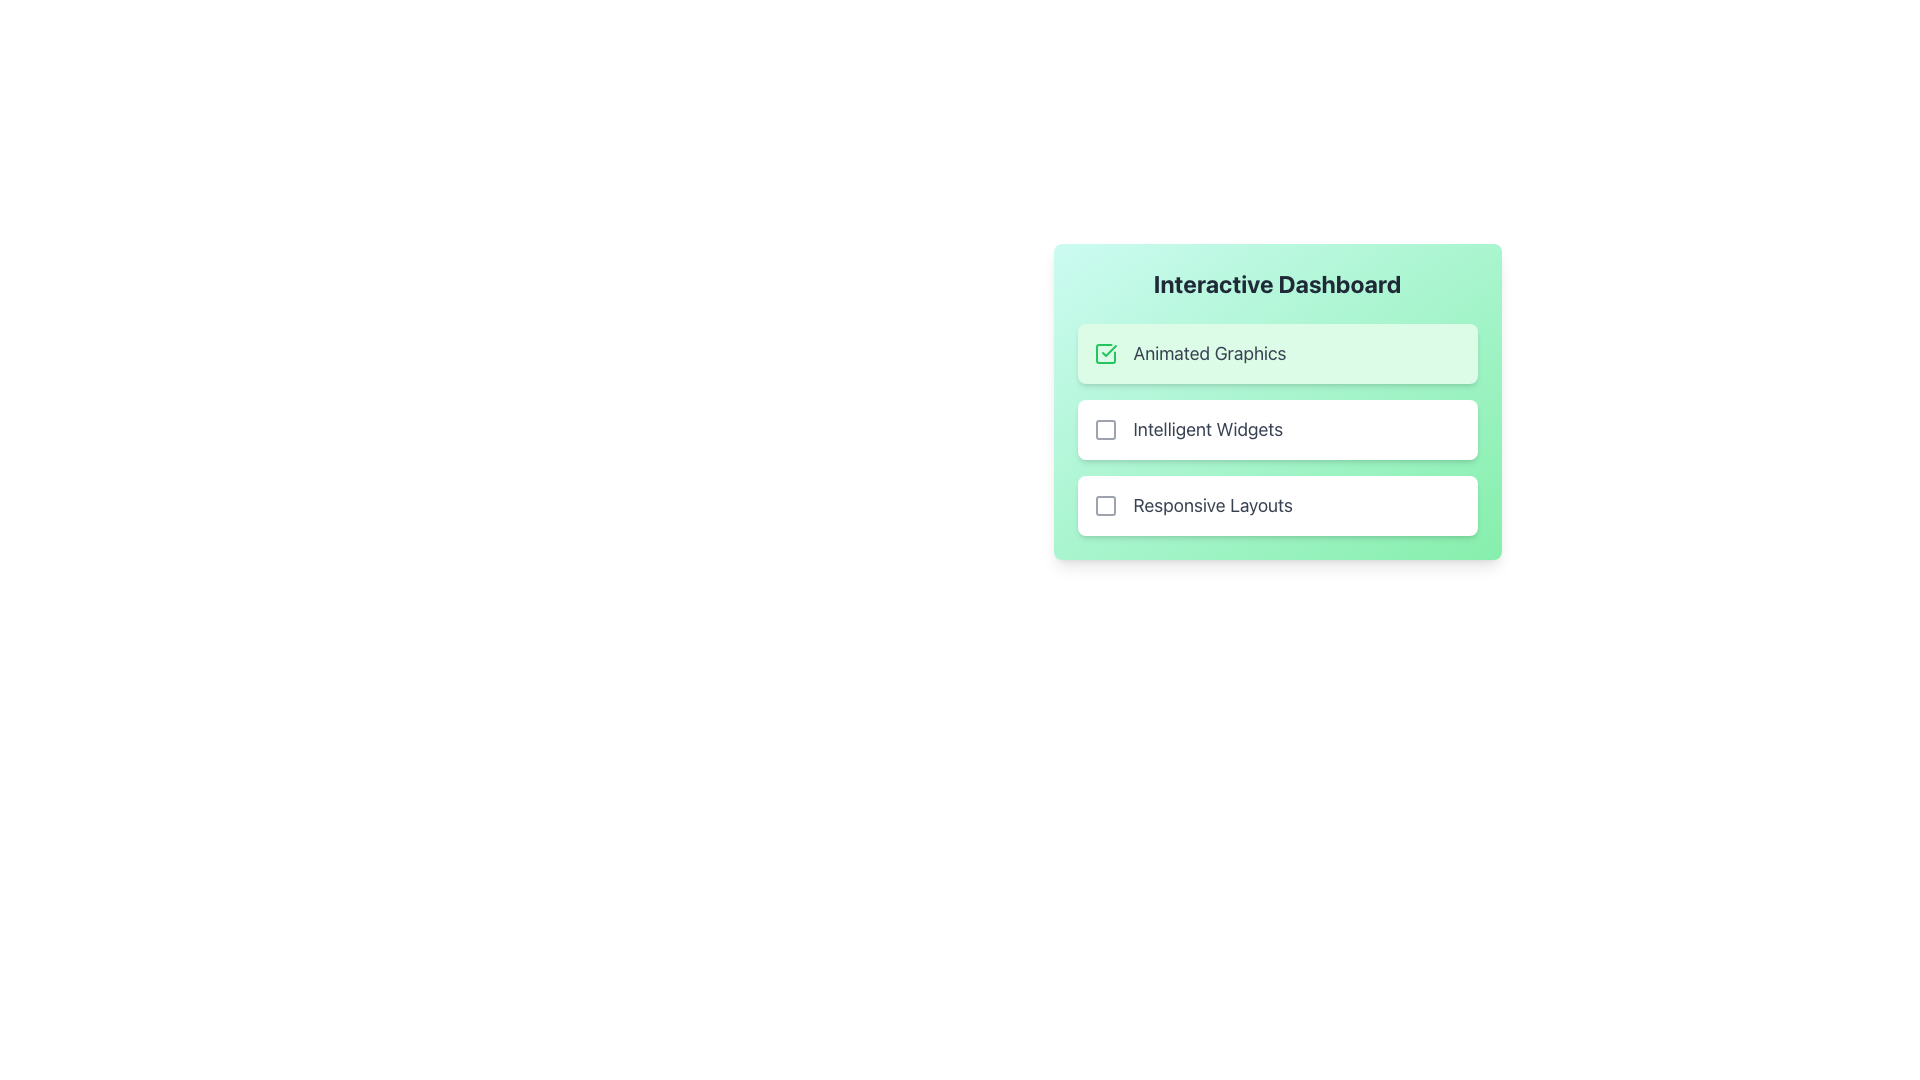 This screenshot has width=1920, height=1080. I want to click on the checkbox labeled 'Intelligent Widgets', so click(1276, 428).